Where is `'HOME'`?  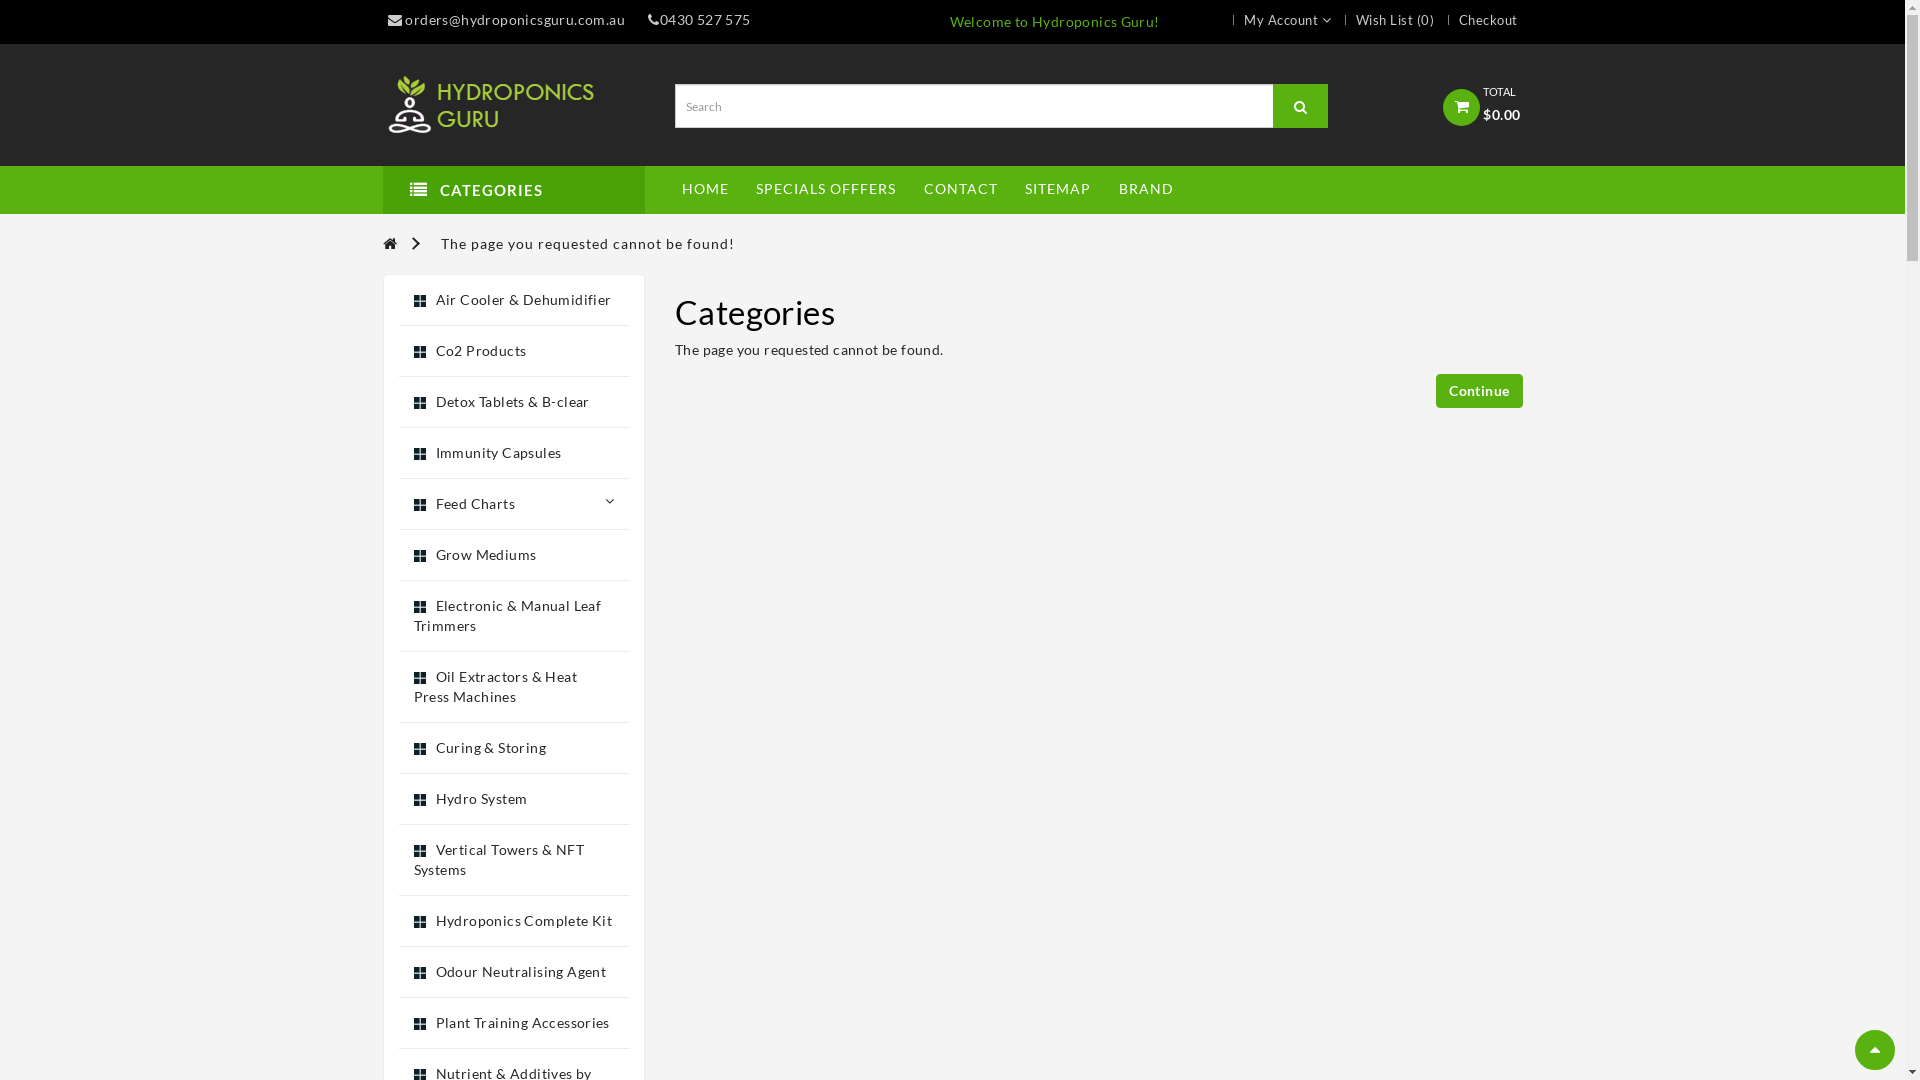
'HOME' is located at coordinates (705, 189).